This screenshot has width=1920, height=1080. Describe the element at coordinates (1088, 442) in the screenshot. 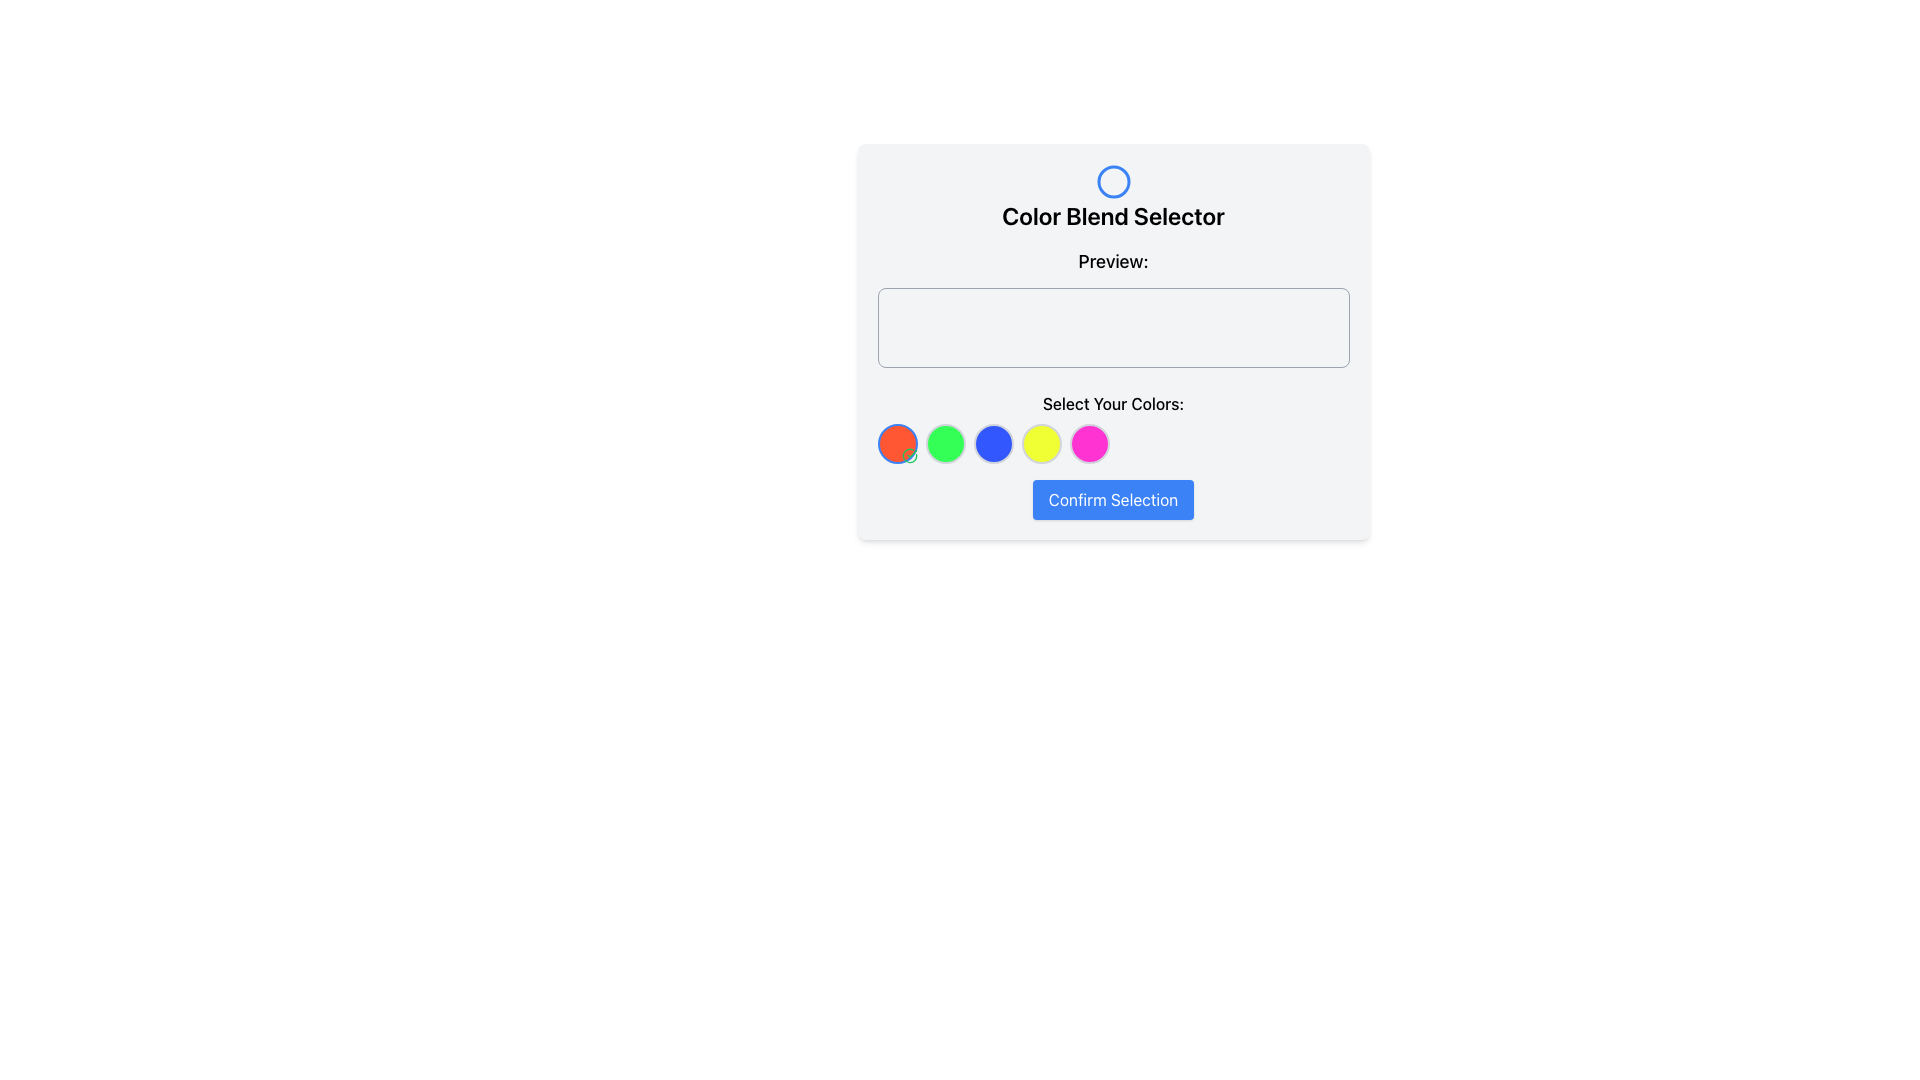

I see `the circular magenta button with a light-gray border, which is the last color option in the 'Color Blend Selector' UI` at that location.